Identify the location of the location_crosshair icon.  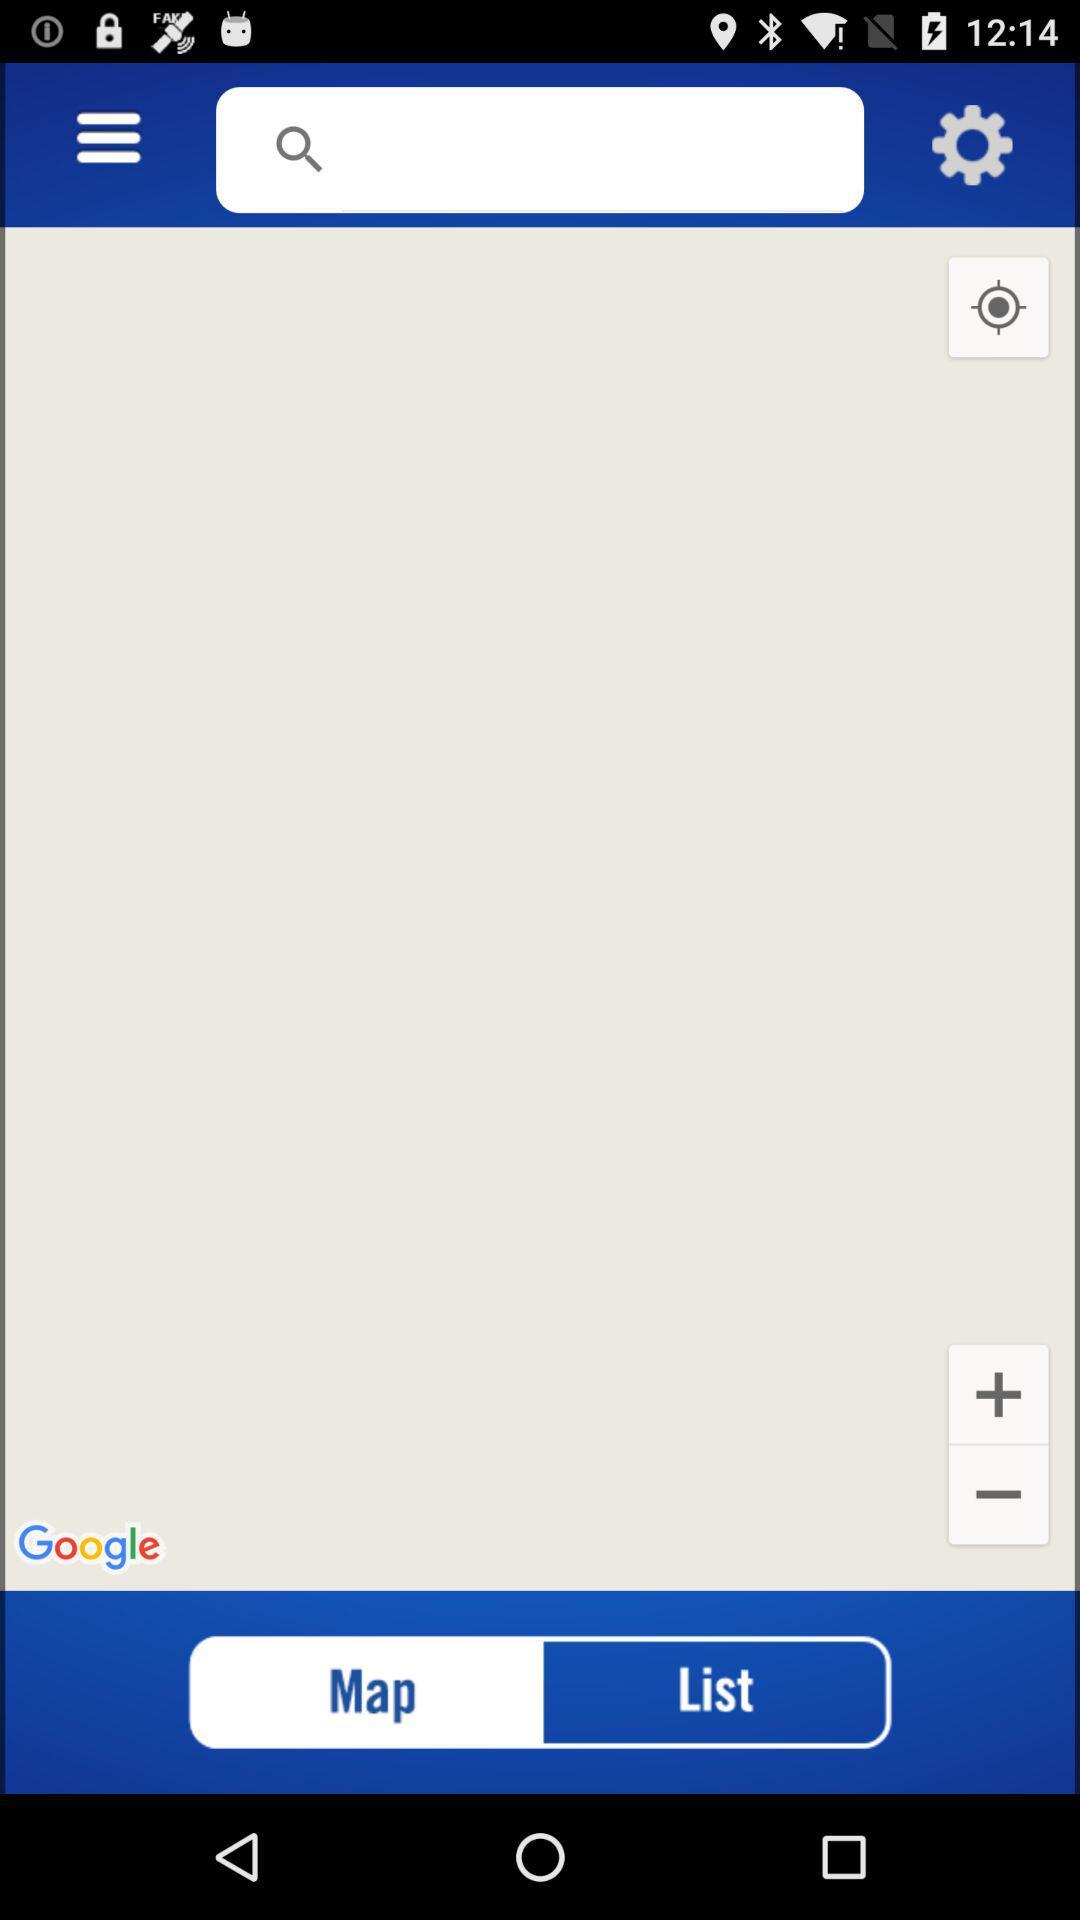
(998, 330).